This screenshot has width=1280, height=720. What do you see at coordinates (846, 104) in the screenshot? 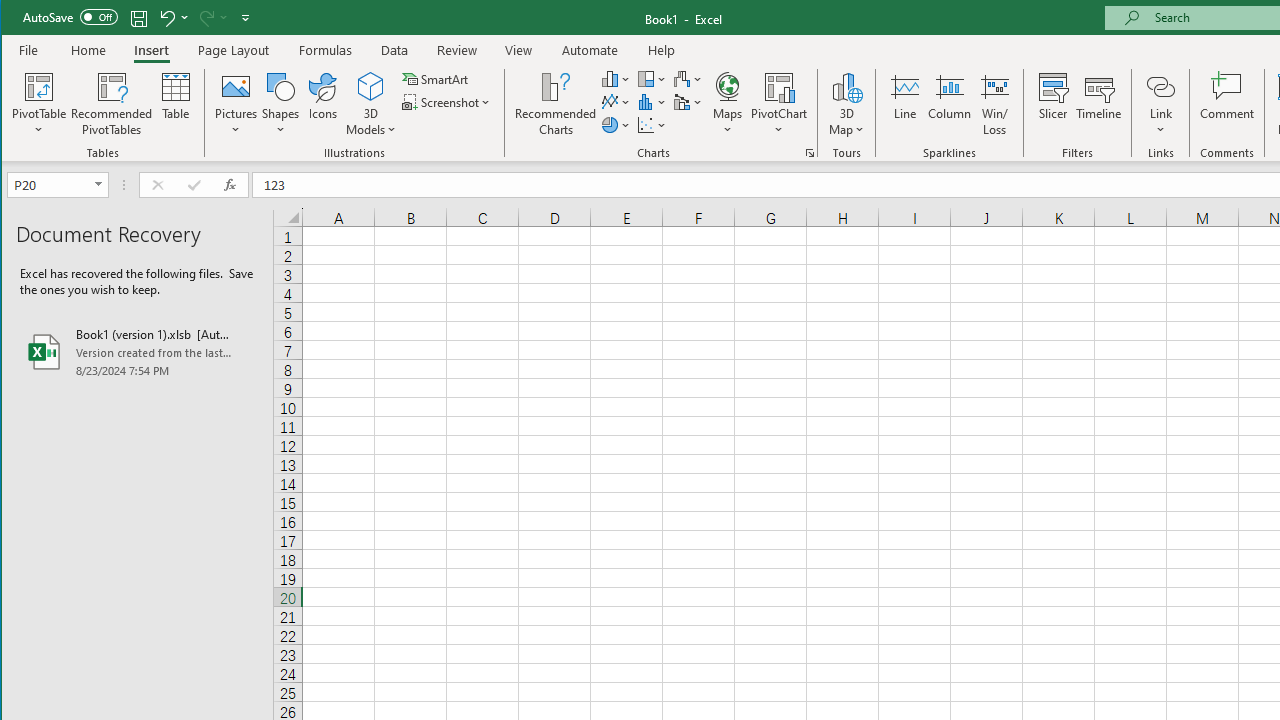
I see `'3D Map'` at bounding box center [846, 104].